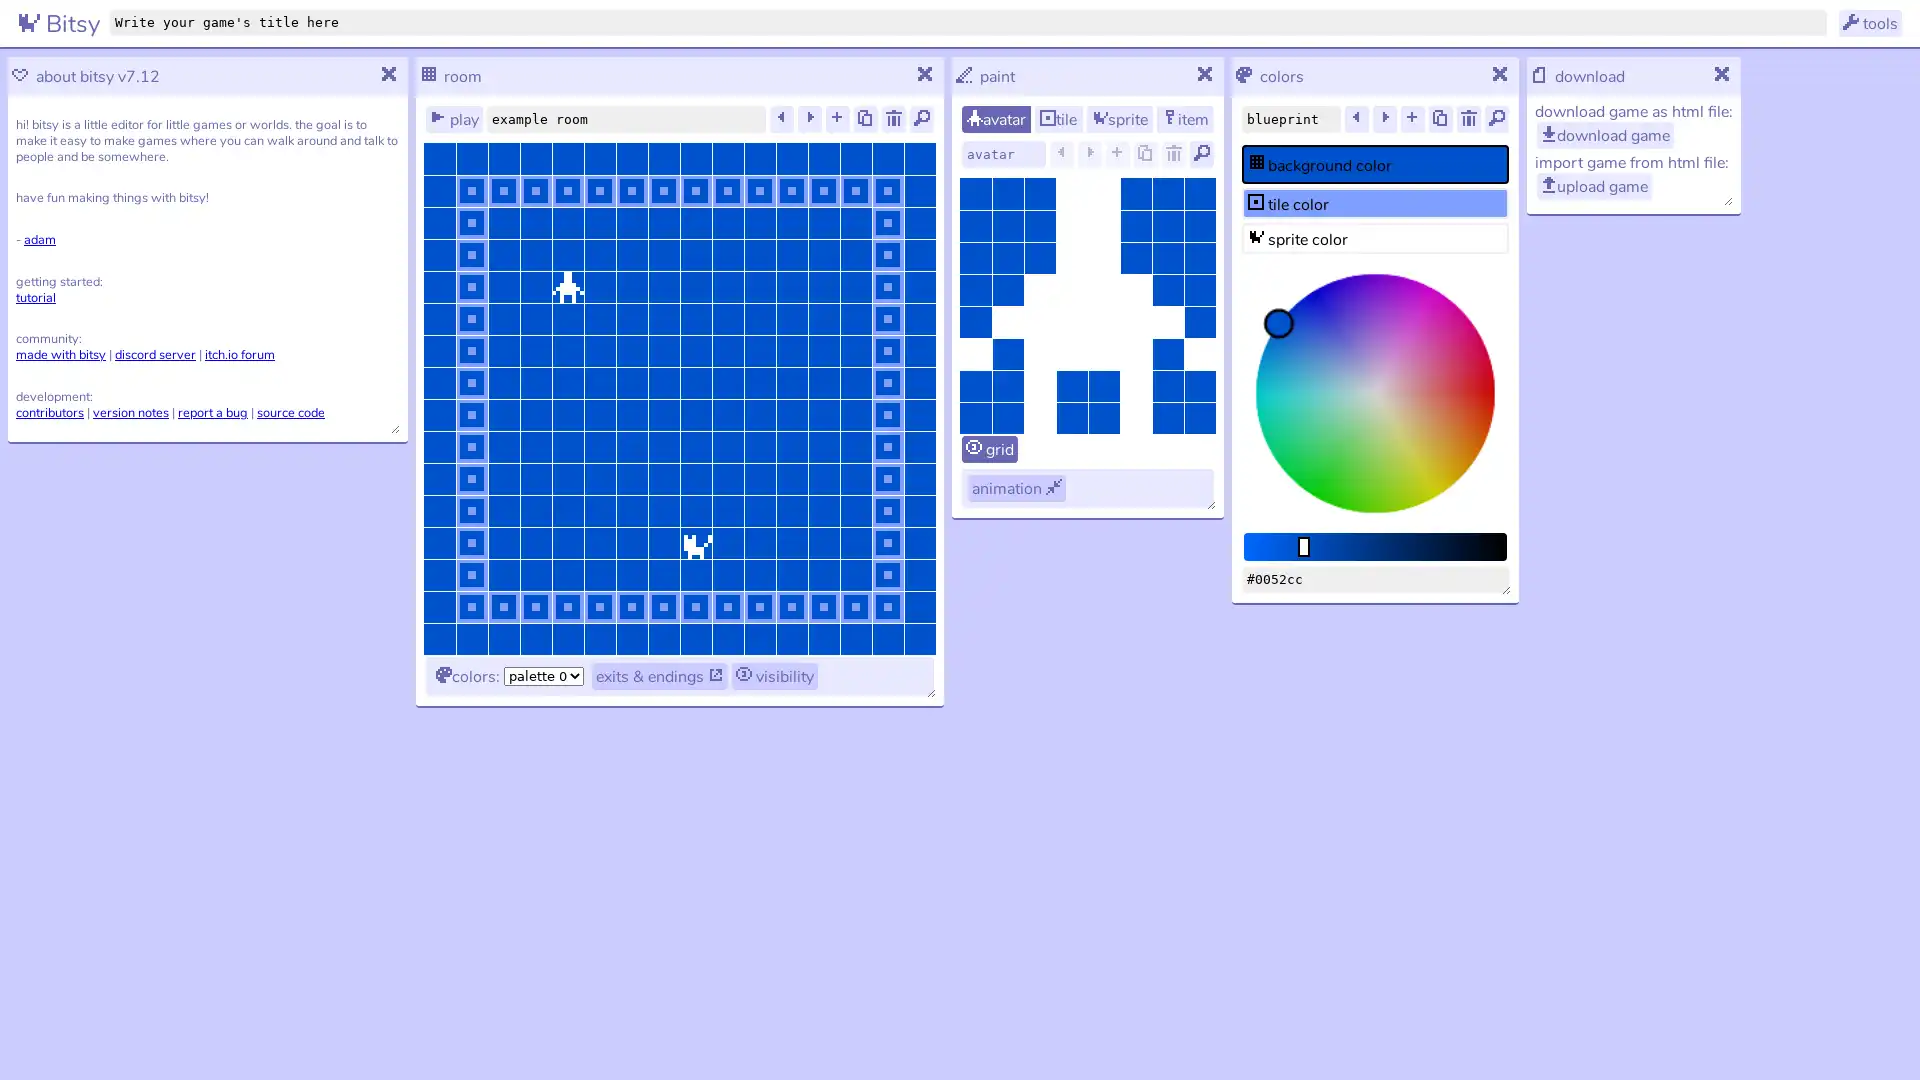 This screenshot has width=1920, height=1080. What do you see at coordinates (1384, 119) in the screenshot?
I see `next color palette` at bounding box center [1384, 119].